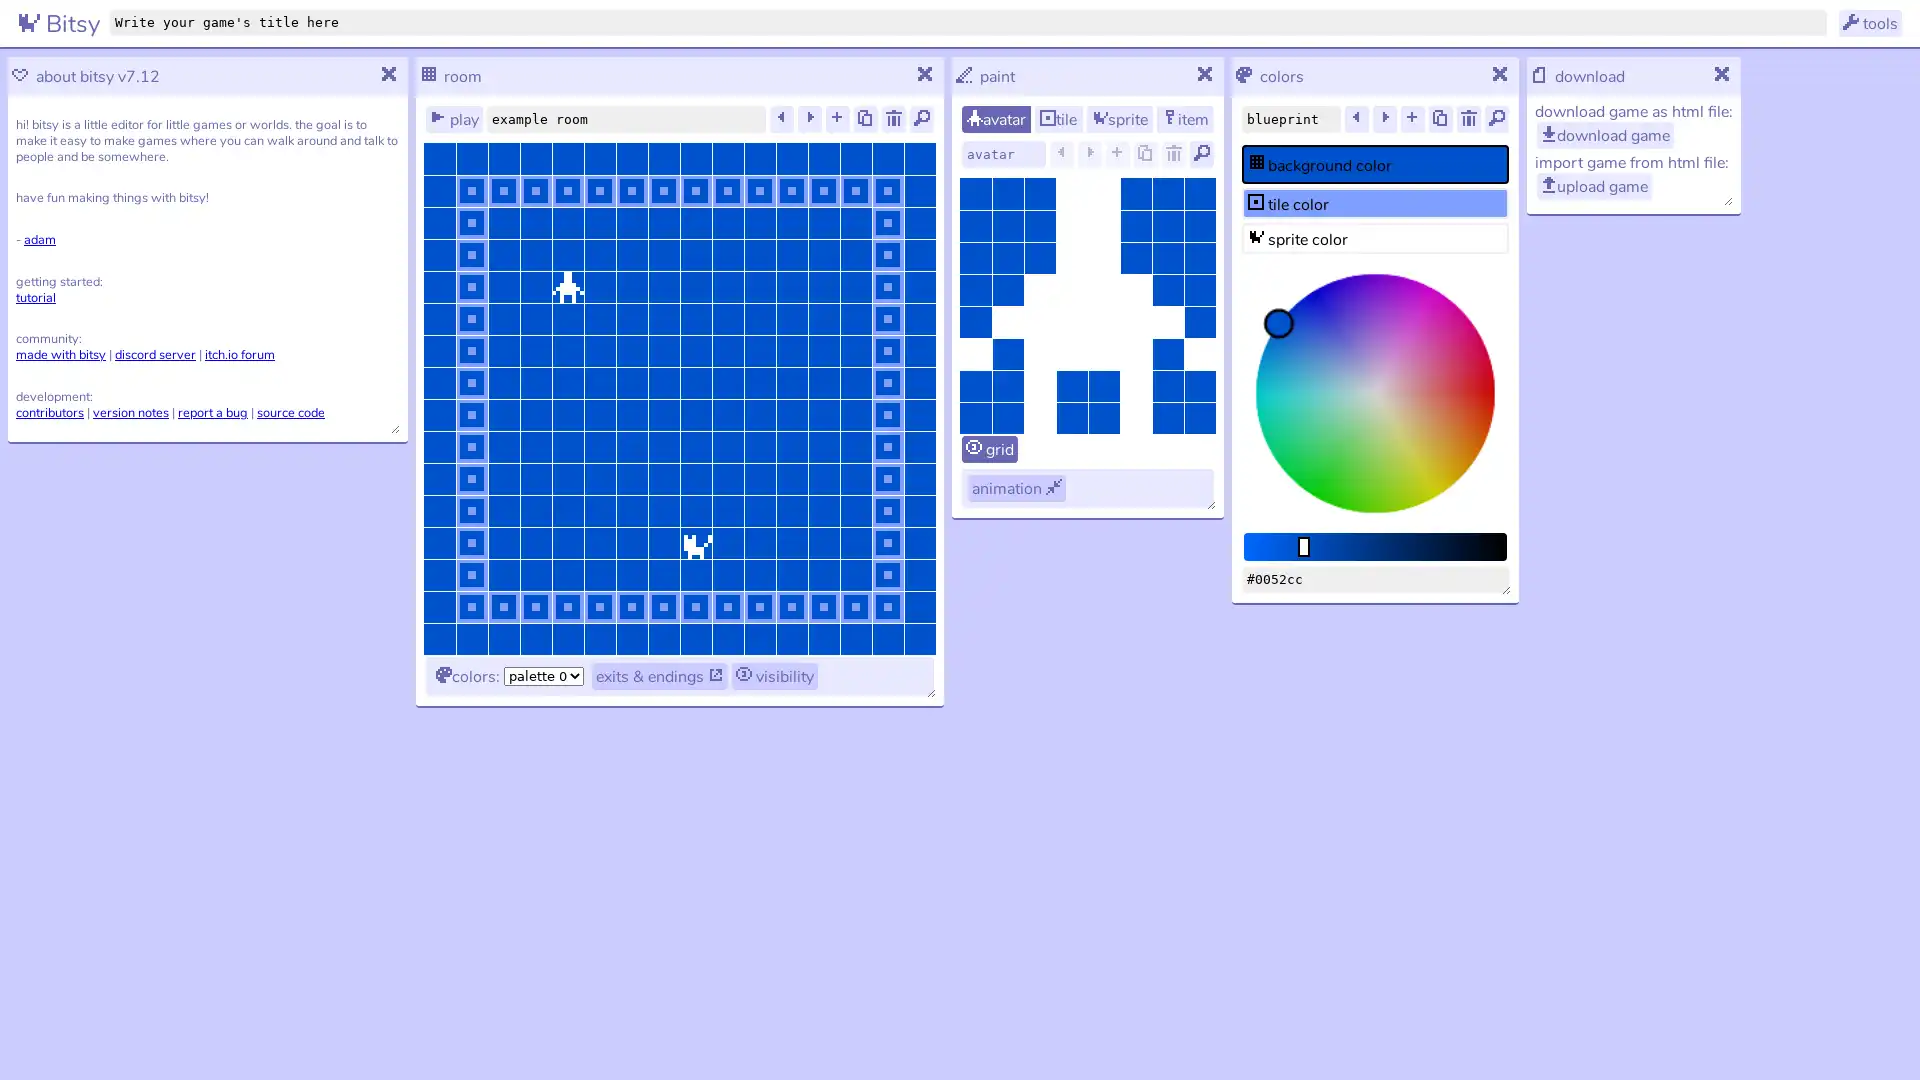 This screenshot has width=1920, height=1080. What do you see at coordinates (1384, 119) in the screenshot?
I see `next color palette` at bounding box center [1384, 119].